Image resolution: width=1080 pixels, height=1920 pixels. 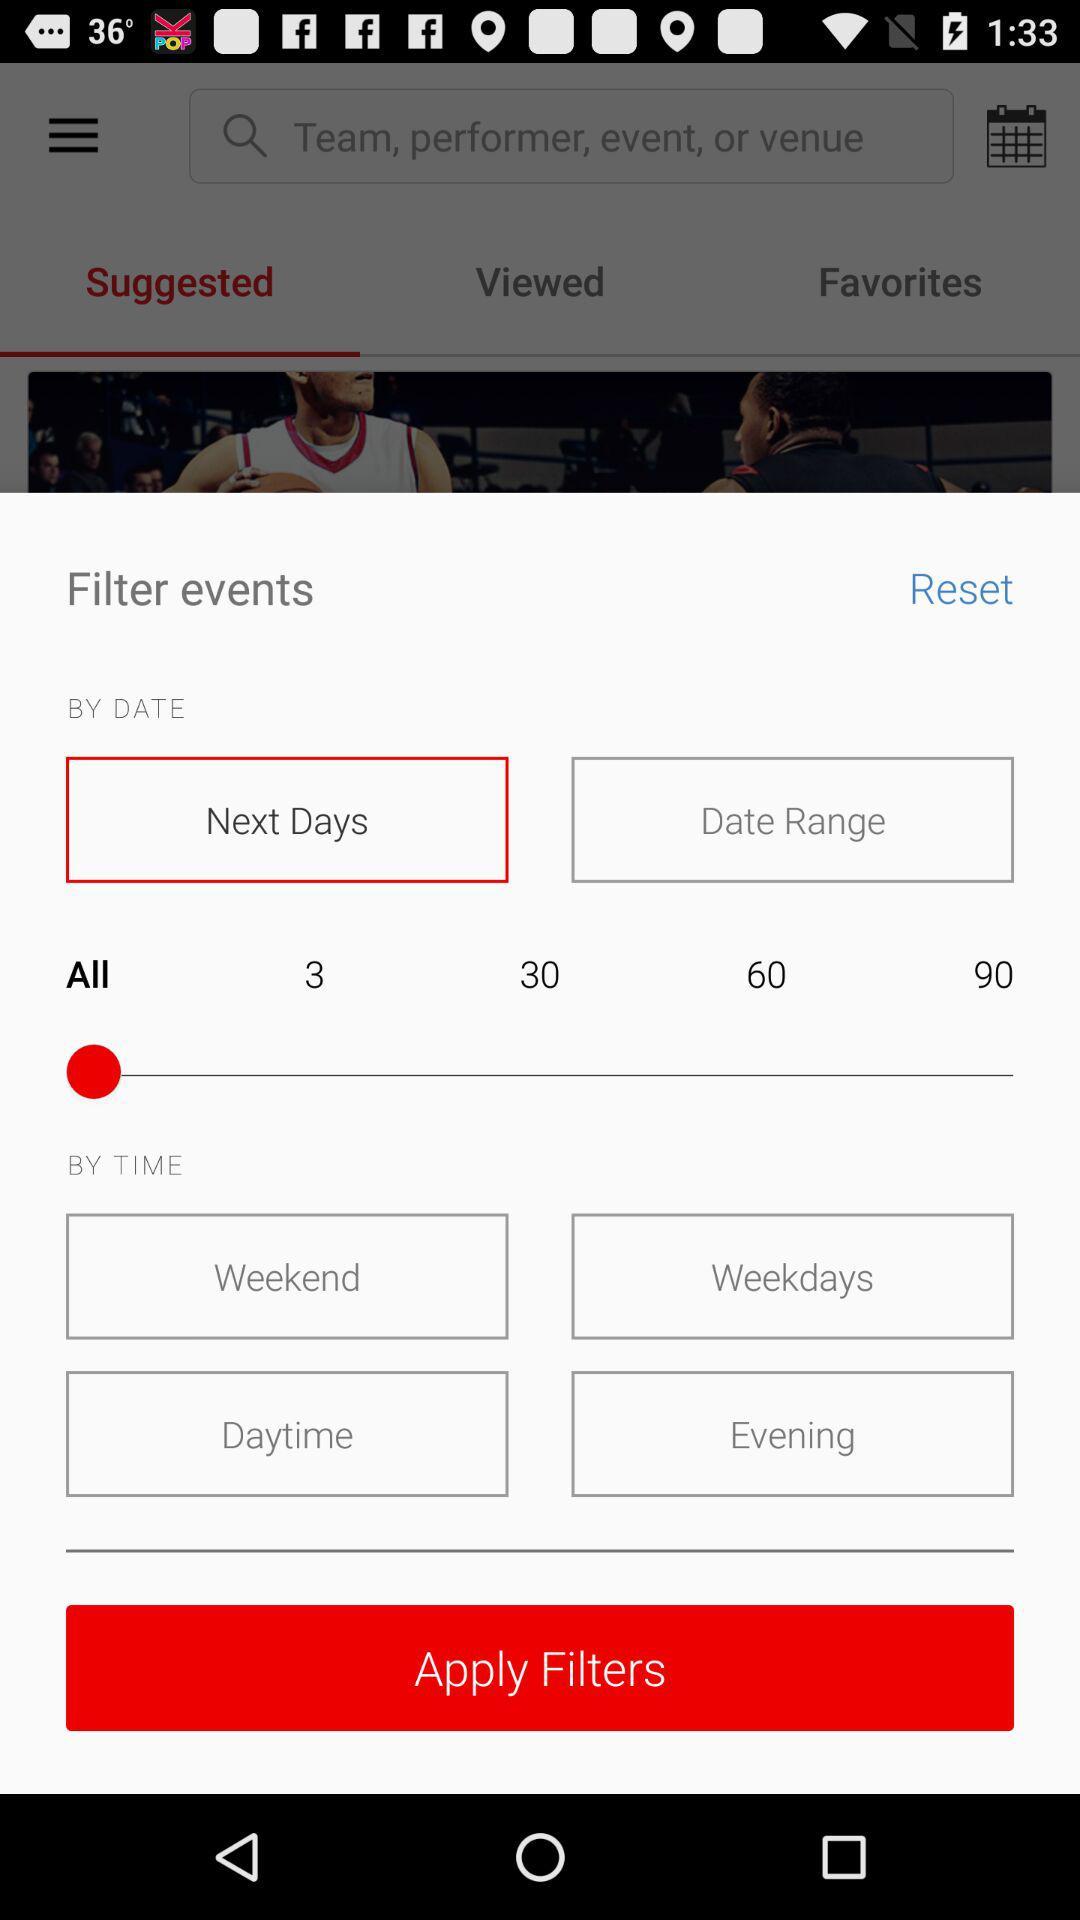 I want to click on icon to the right of weekend item, so click(x=791, y=1275).